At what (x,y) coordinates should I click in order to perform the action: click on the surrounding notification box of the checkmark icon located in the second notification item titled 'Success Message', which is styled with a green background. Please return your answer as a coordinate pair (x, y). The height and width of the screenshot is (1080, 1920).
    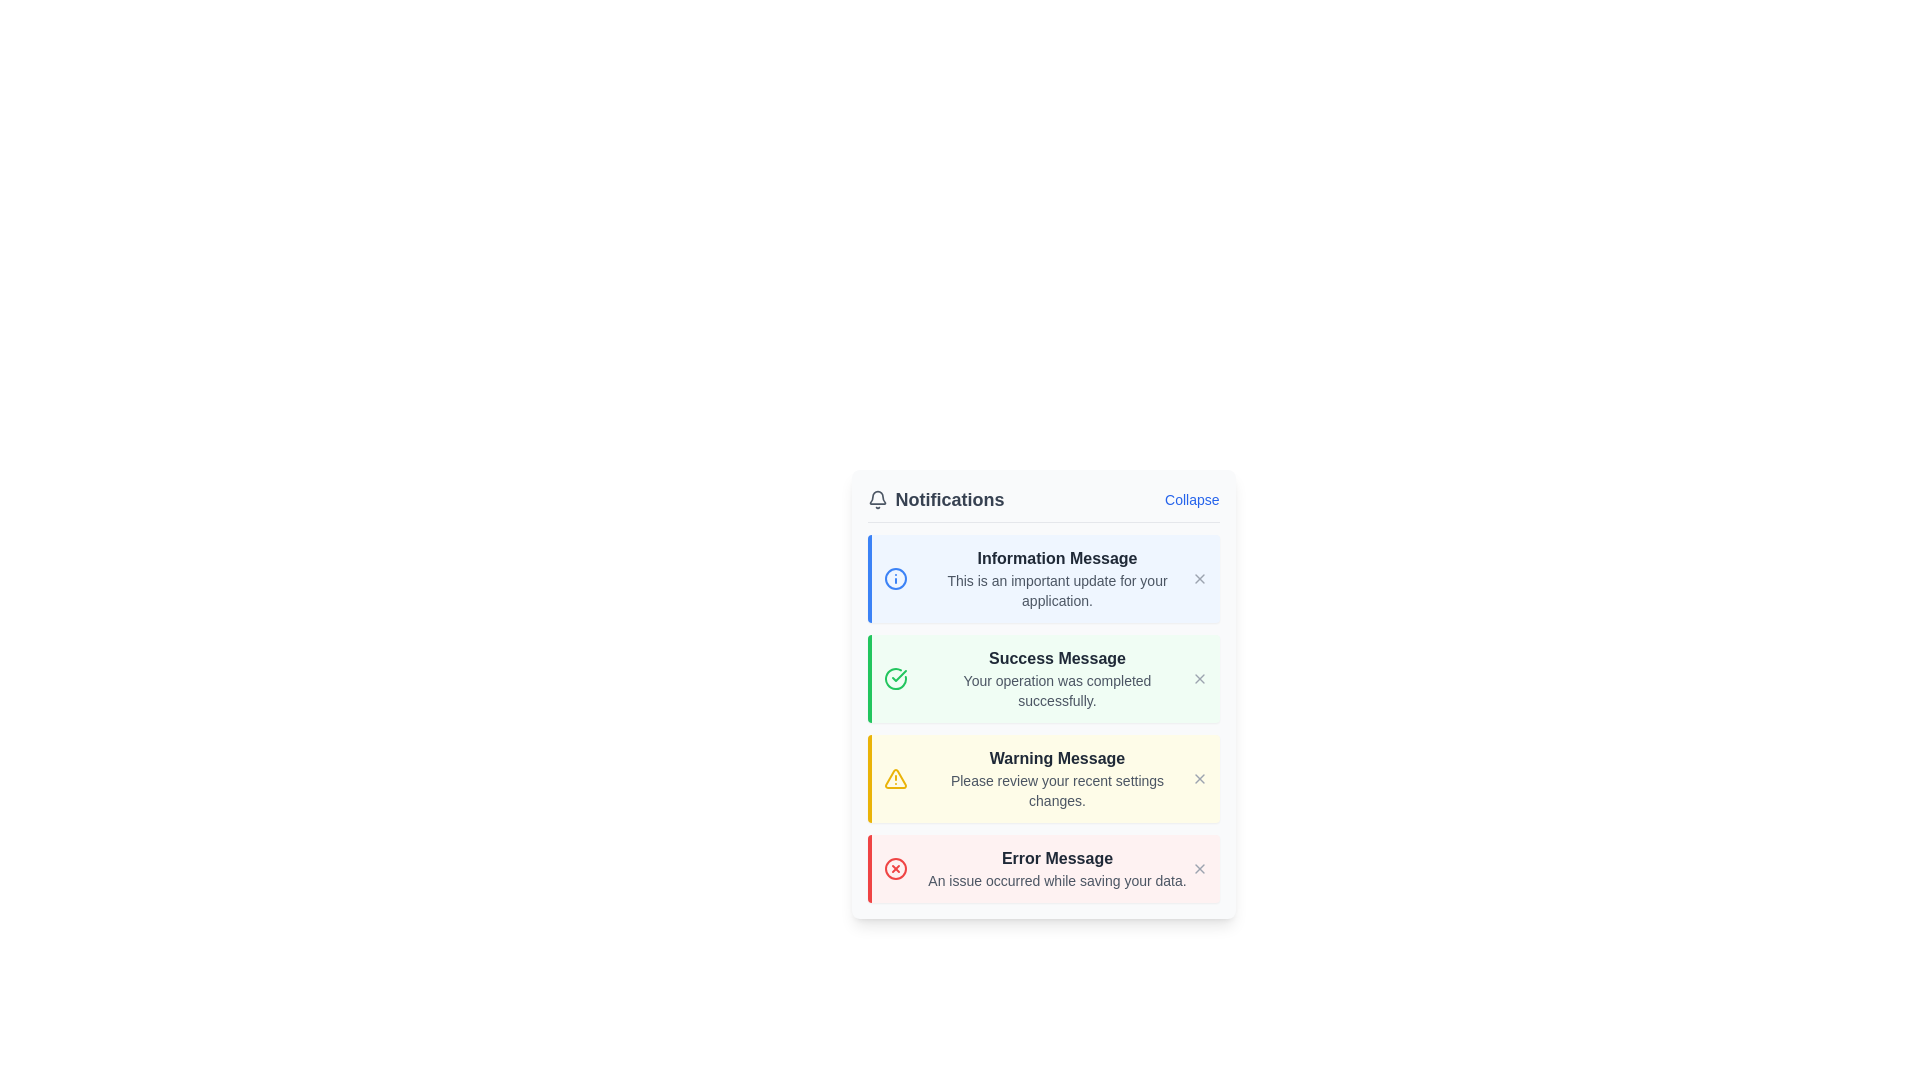
    Looking at the image, I should click on (894, 677).